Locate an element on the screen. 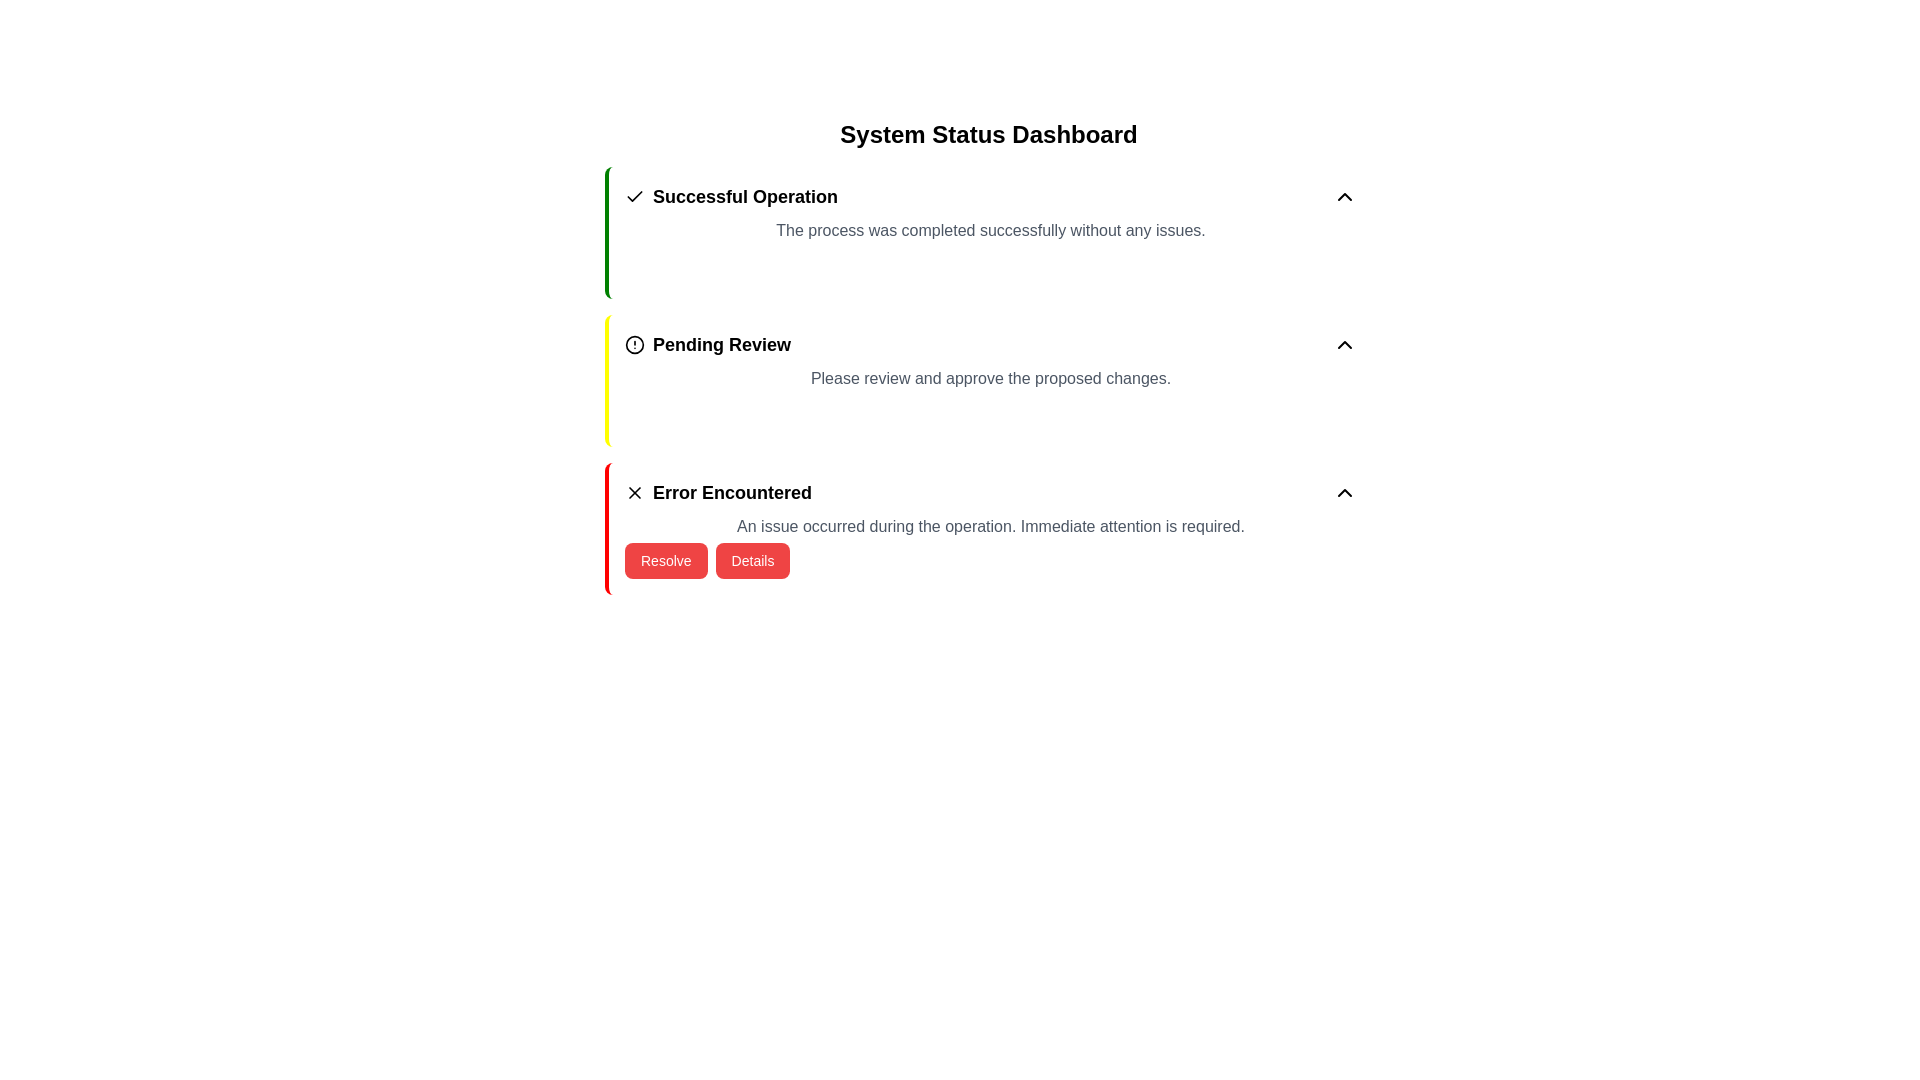 The image size is (1920, 1080). the second button is located at coordinates (752, 560).